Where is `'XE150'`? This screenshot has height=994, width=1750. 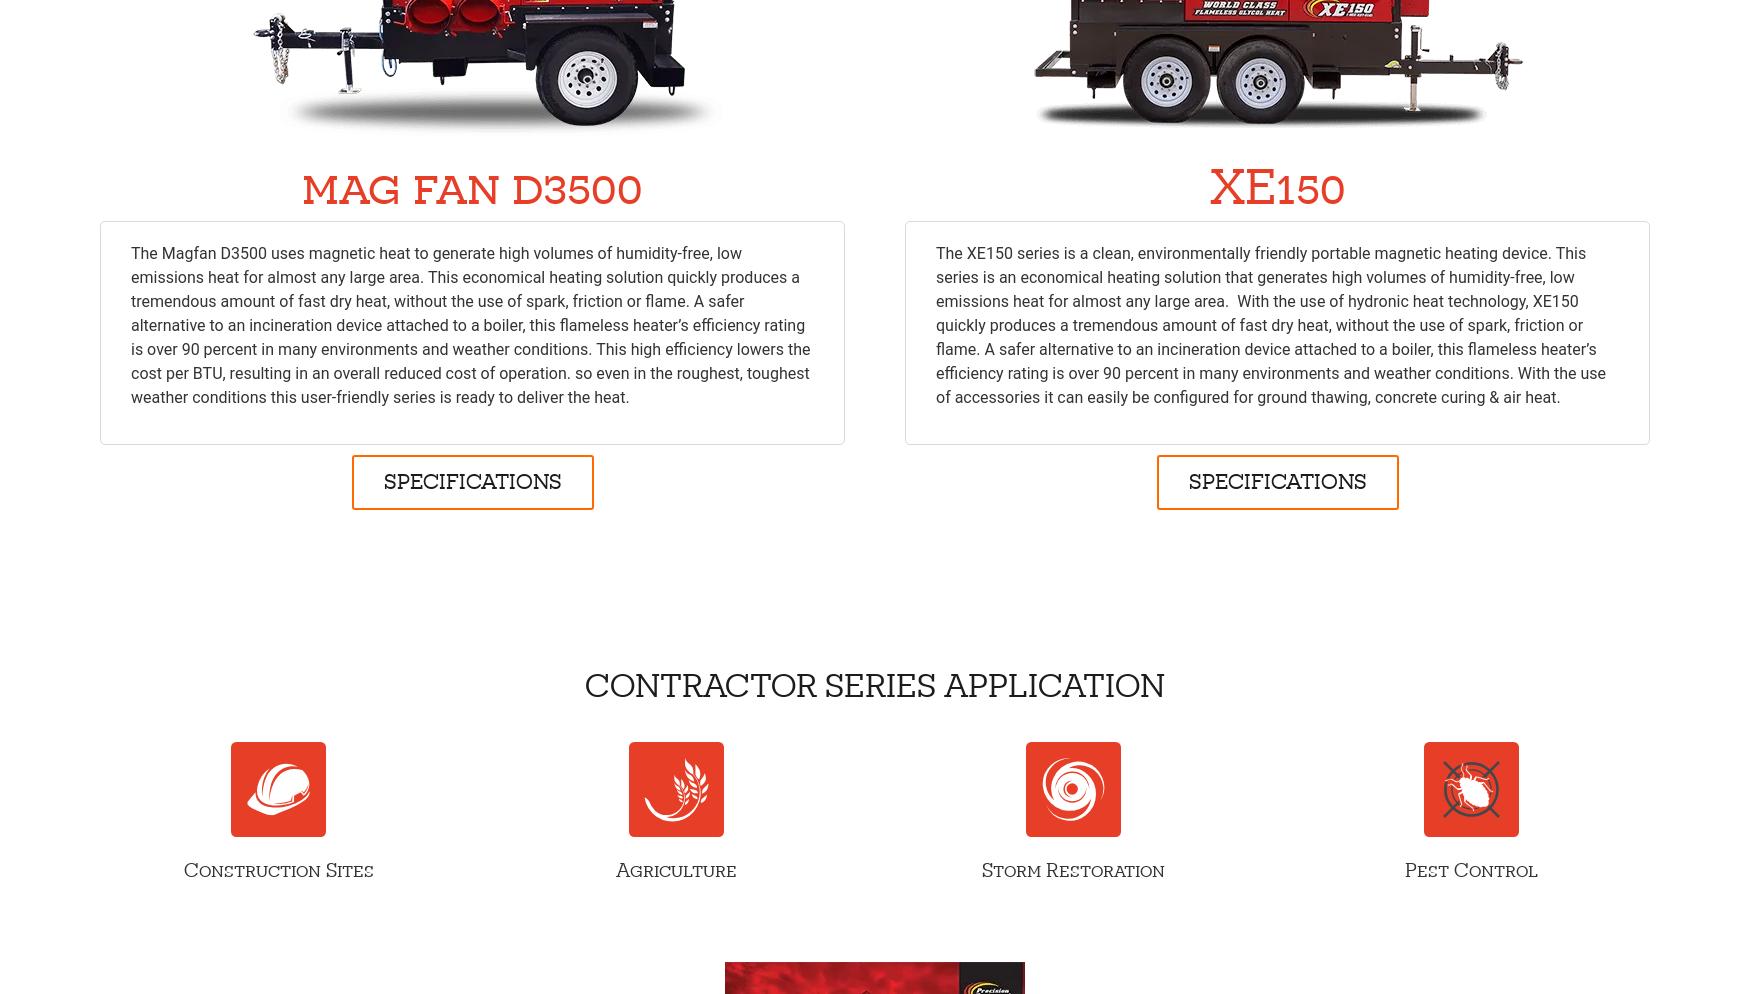
'XE150' is located at coordinates (1275, 185).